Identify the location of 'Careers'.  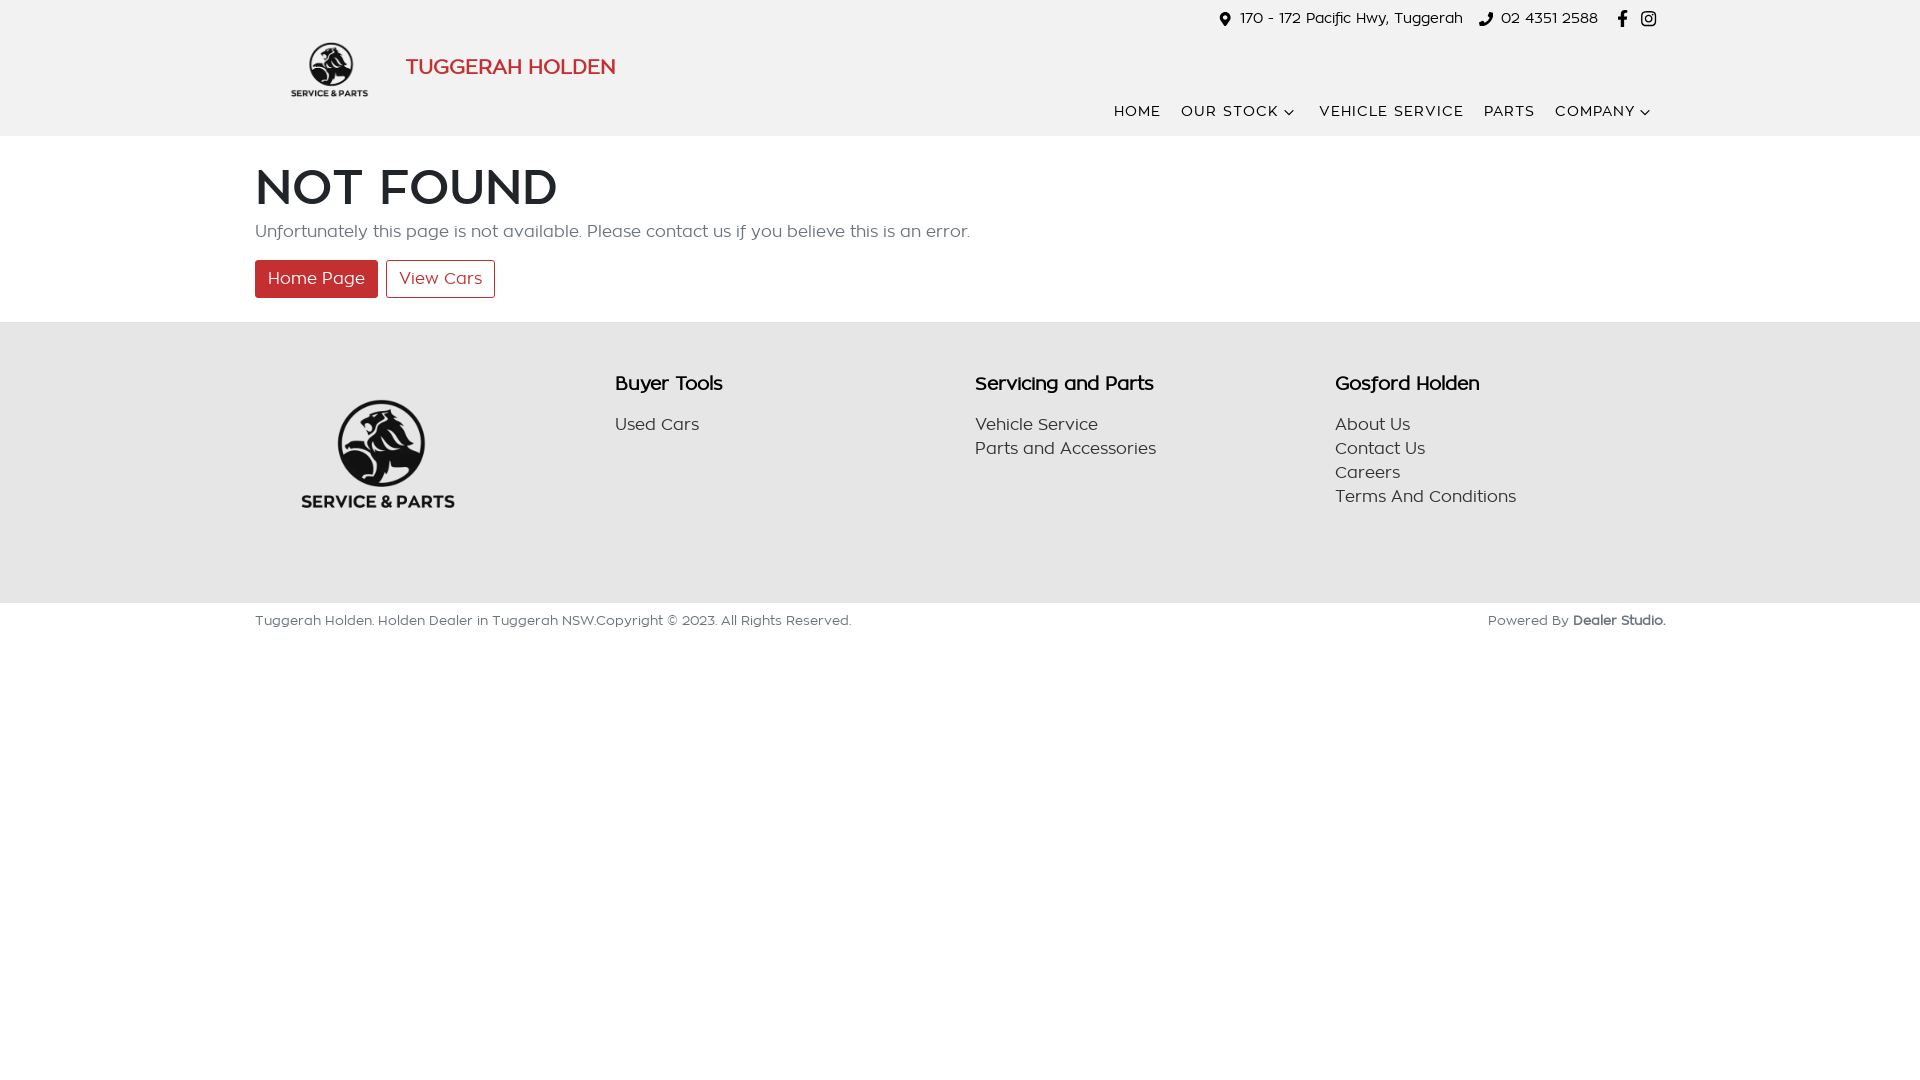
(1366, 473).